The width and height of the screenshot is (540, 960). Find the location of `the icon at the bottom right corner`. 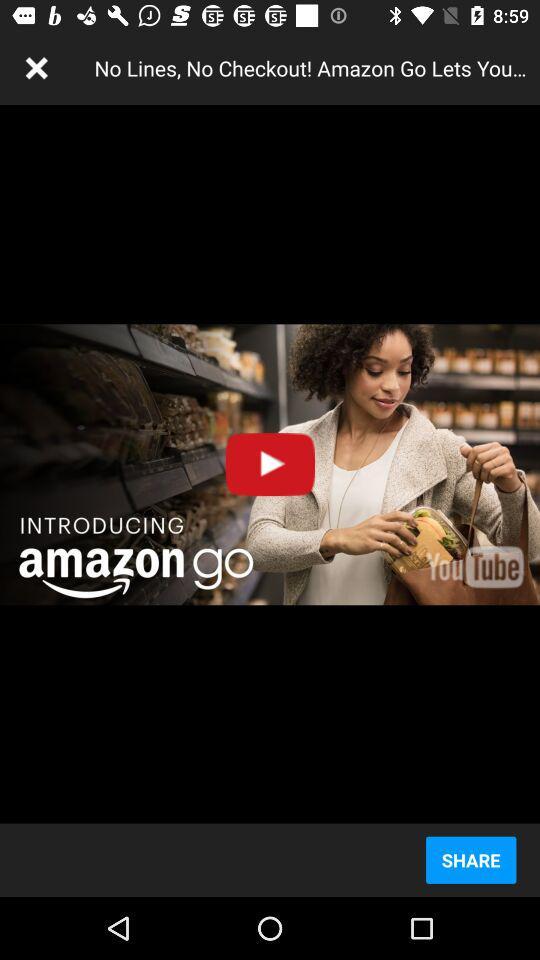

the icon at the bottom right corner is located at coordinates (471, 859).